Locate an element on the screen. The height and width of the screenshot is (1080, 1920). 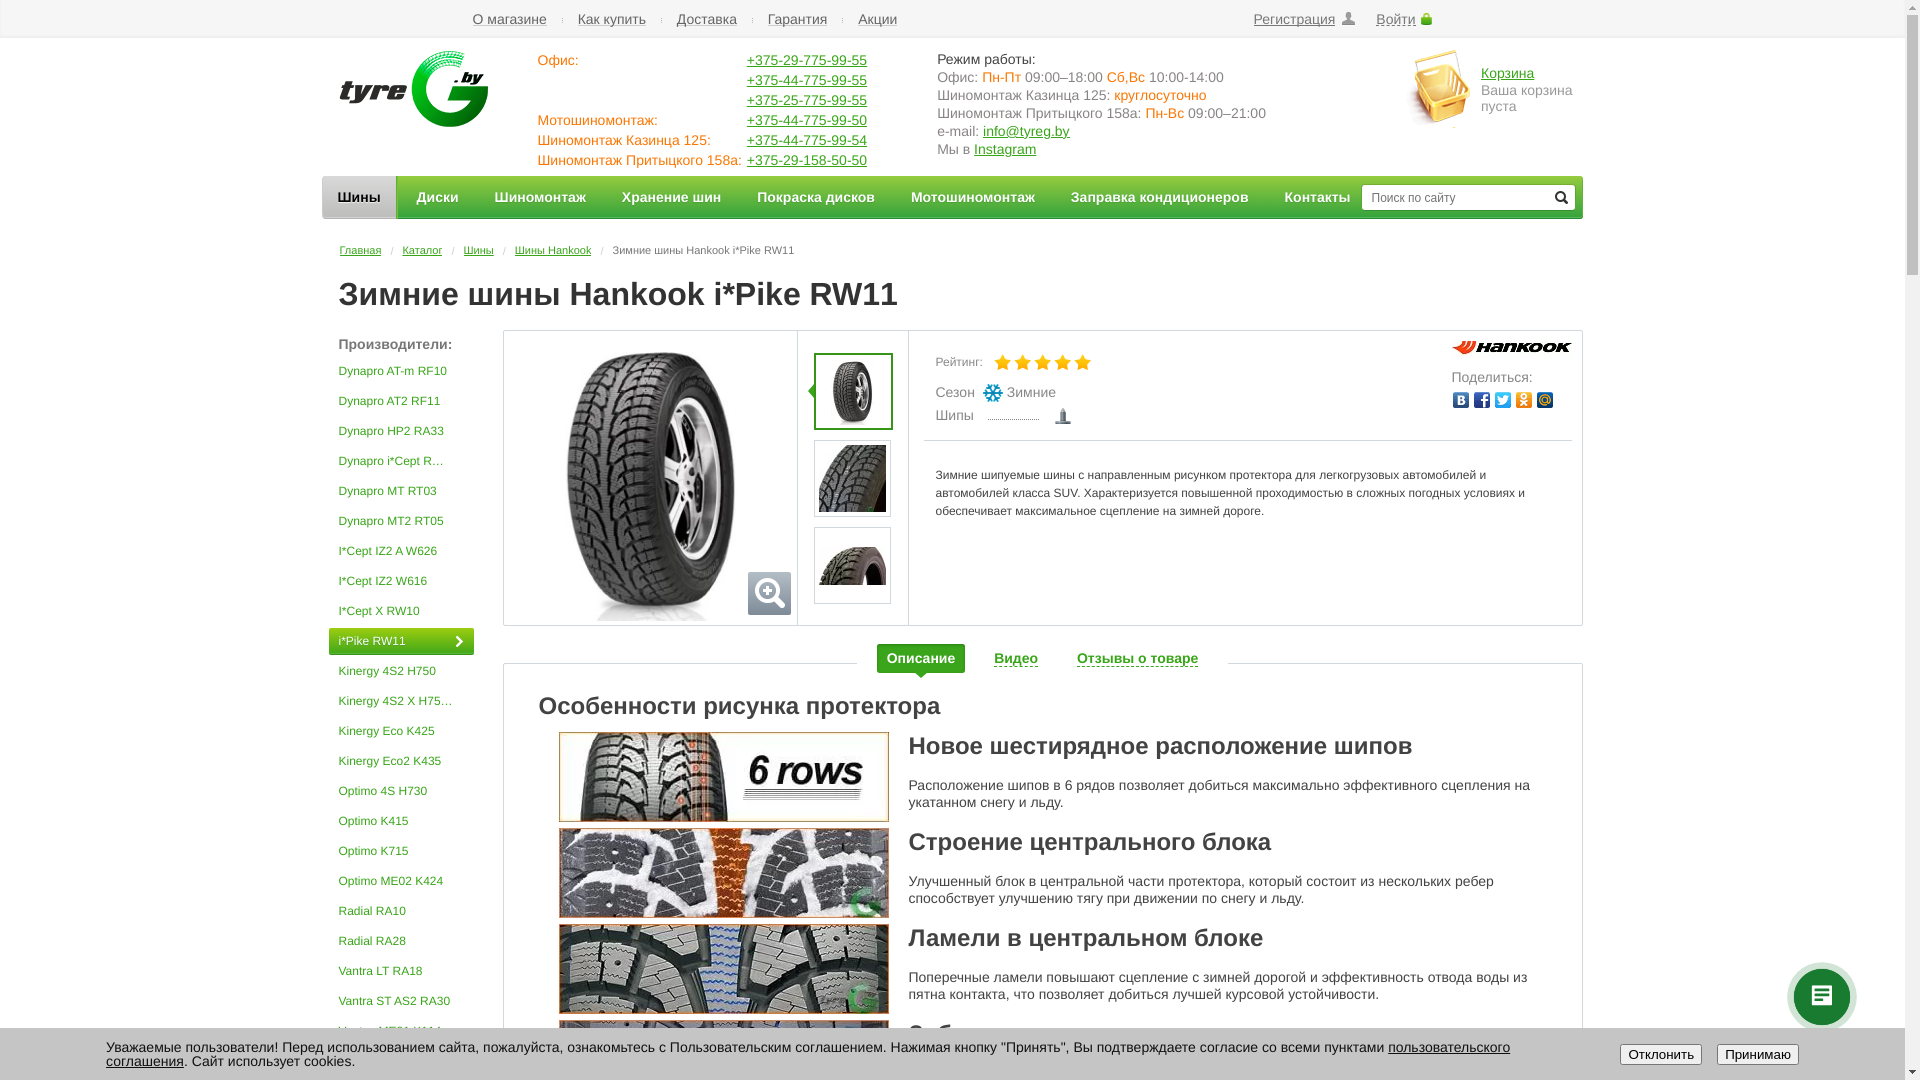
'Dynapro AT-m RF10' is located at coordinates (400, 371).